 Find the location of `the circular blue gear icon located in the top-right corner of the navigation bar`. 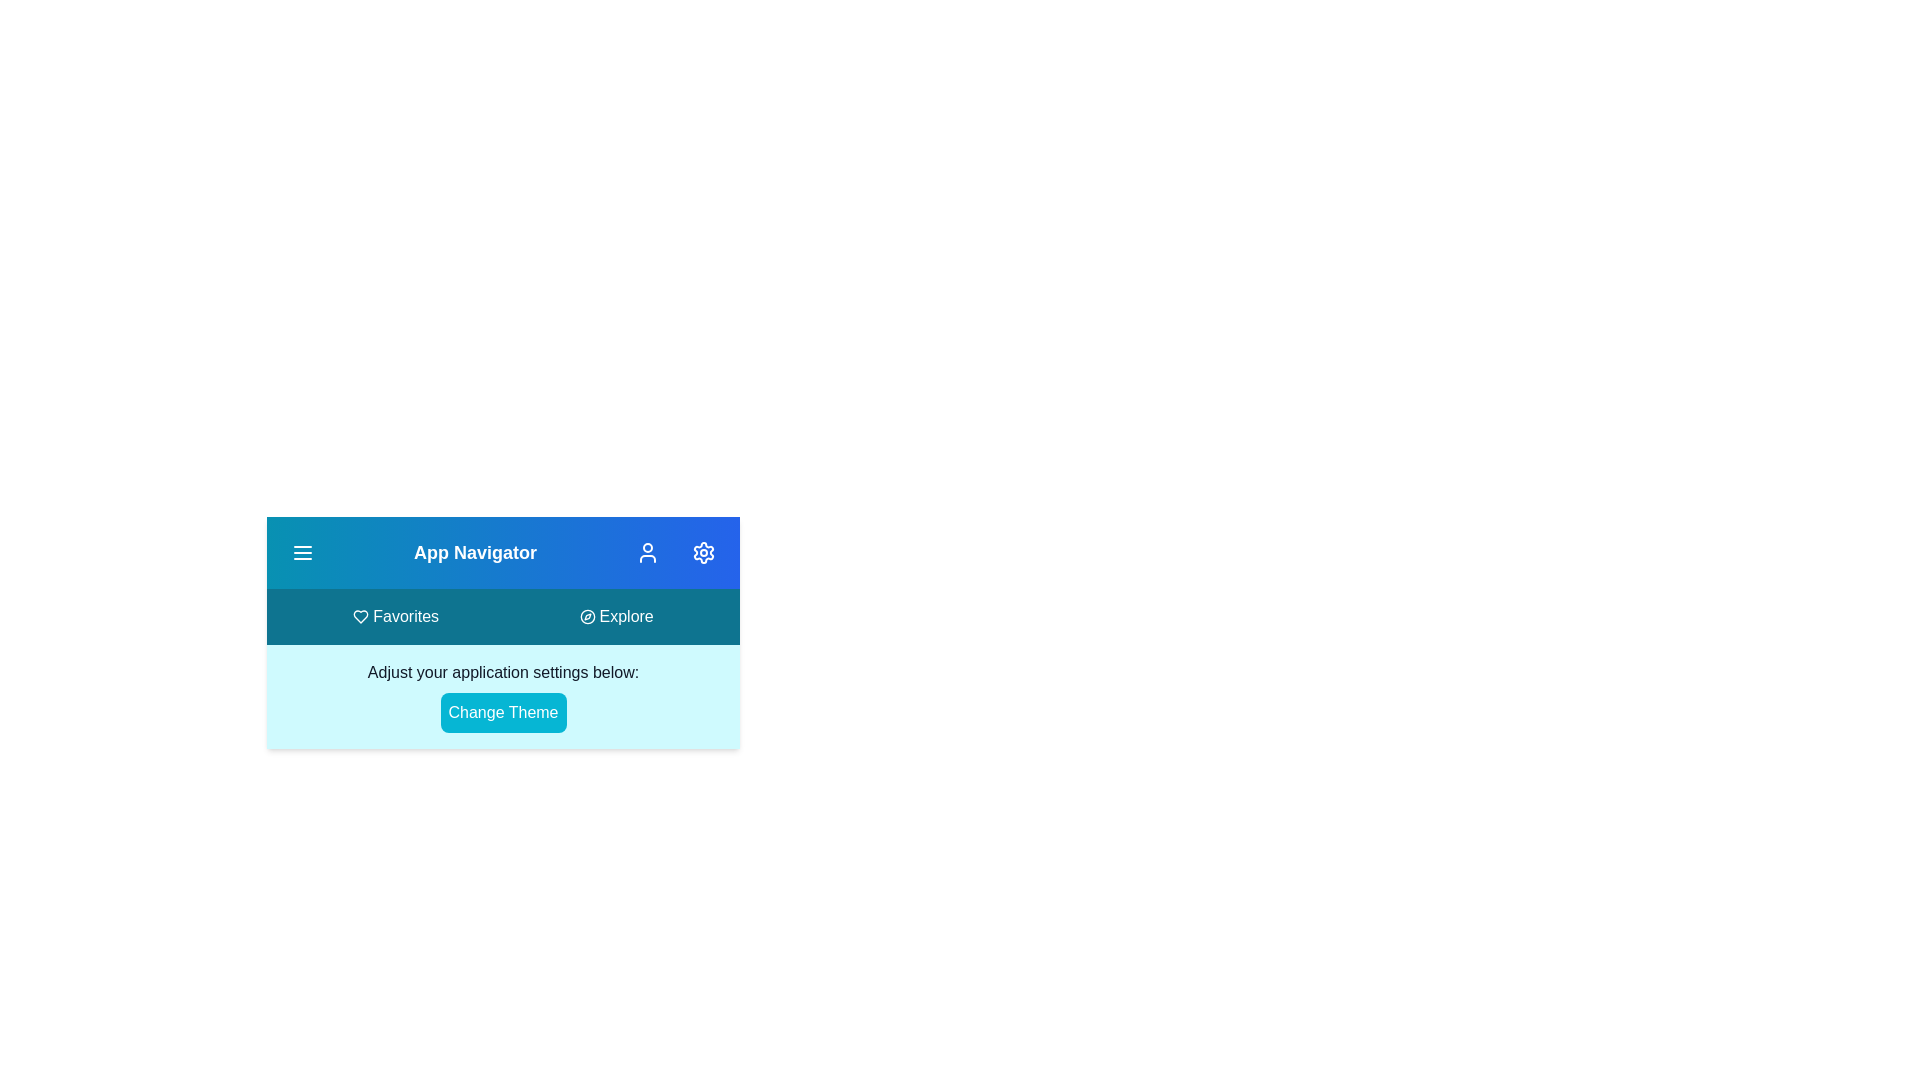

the circular blue gear icon located in the top-right corner of the navigation bar is located at coordinates (704, 552).